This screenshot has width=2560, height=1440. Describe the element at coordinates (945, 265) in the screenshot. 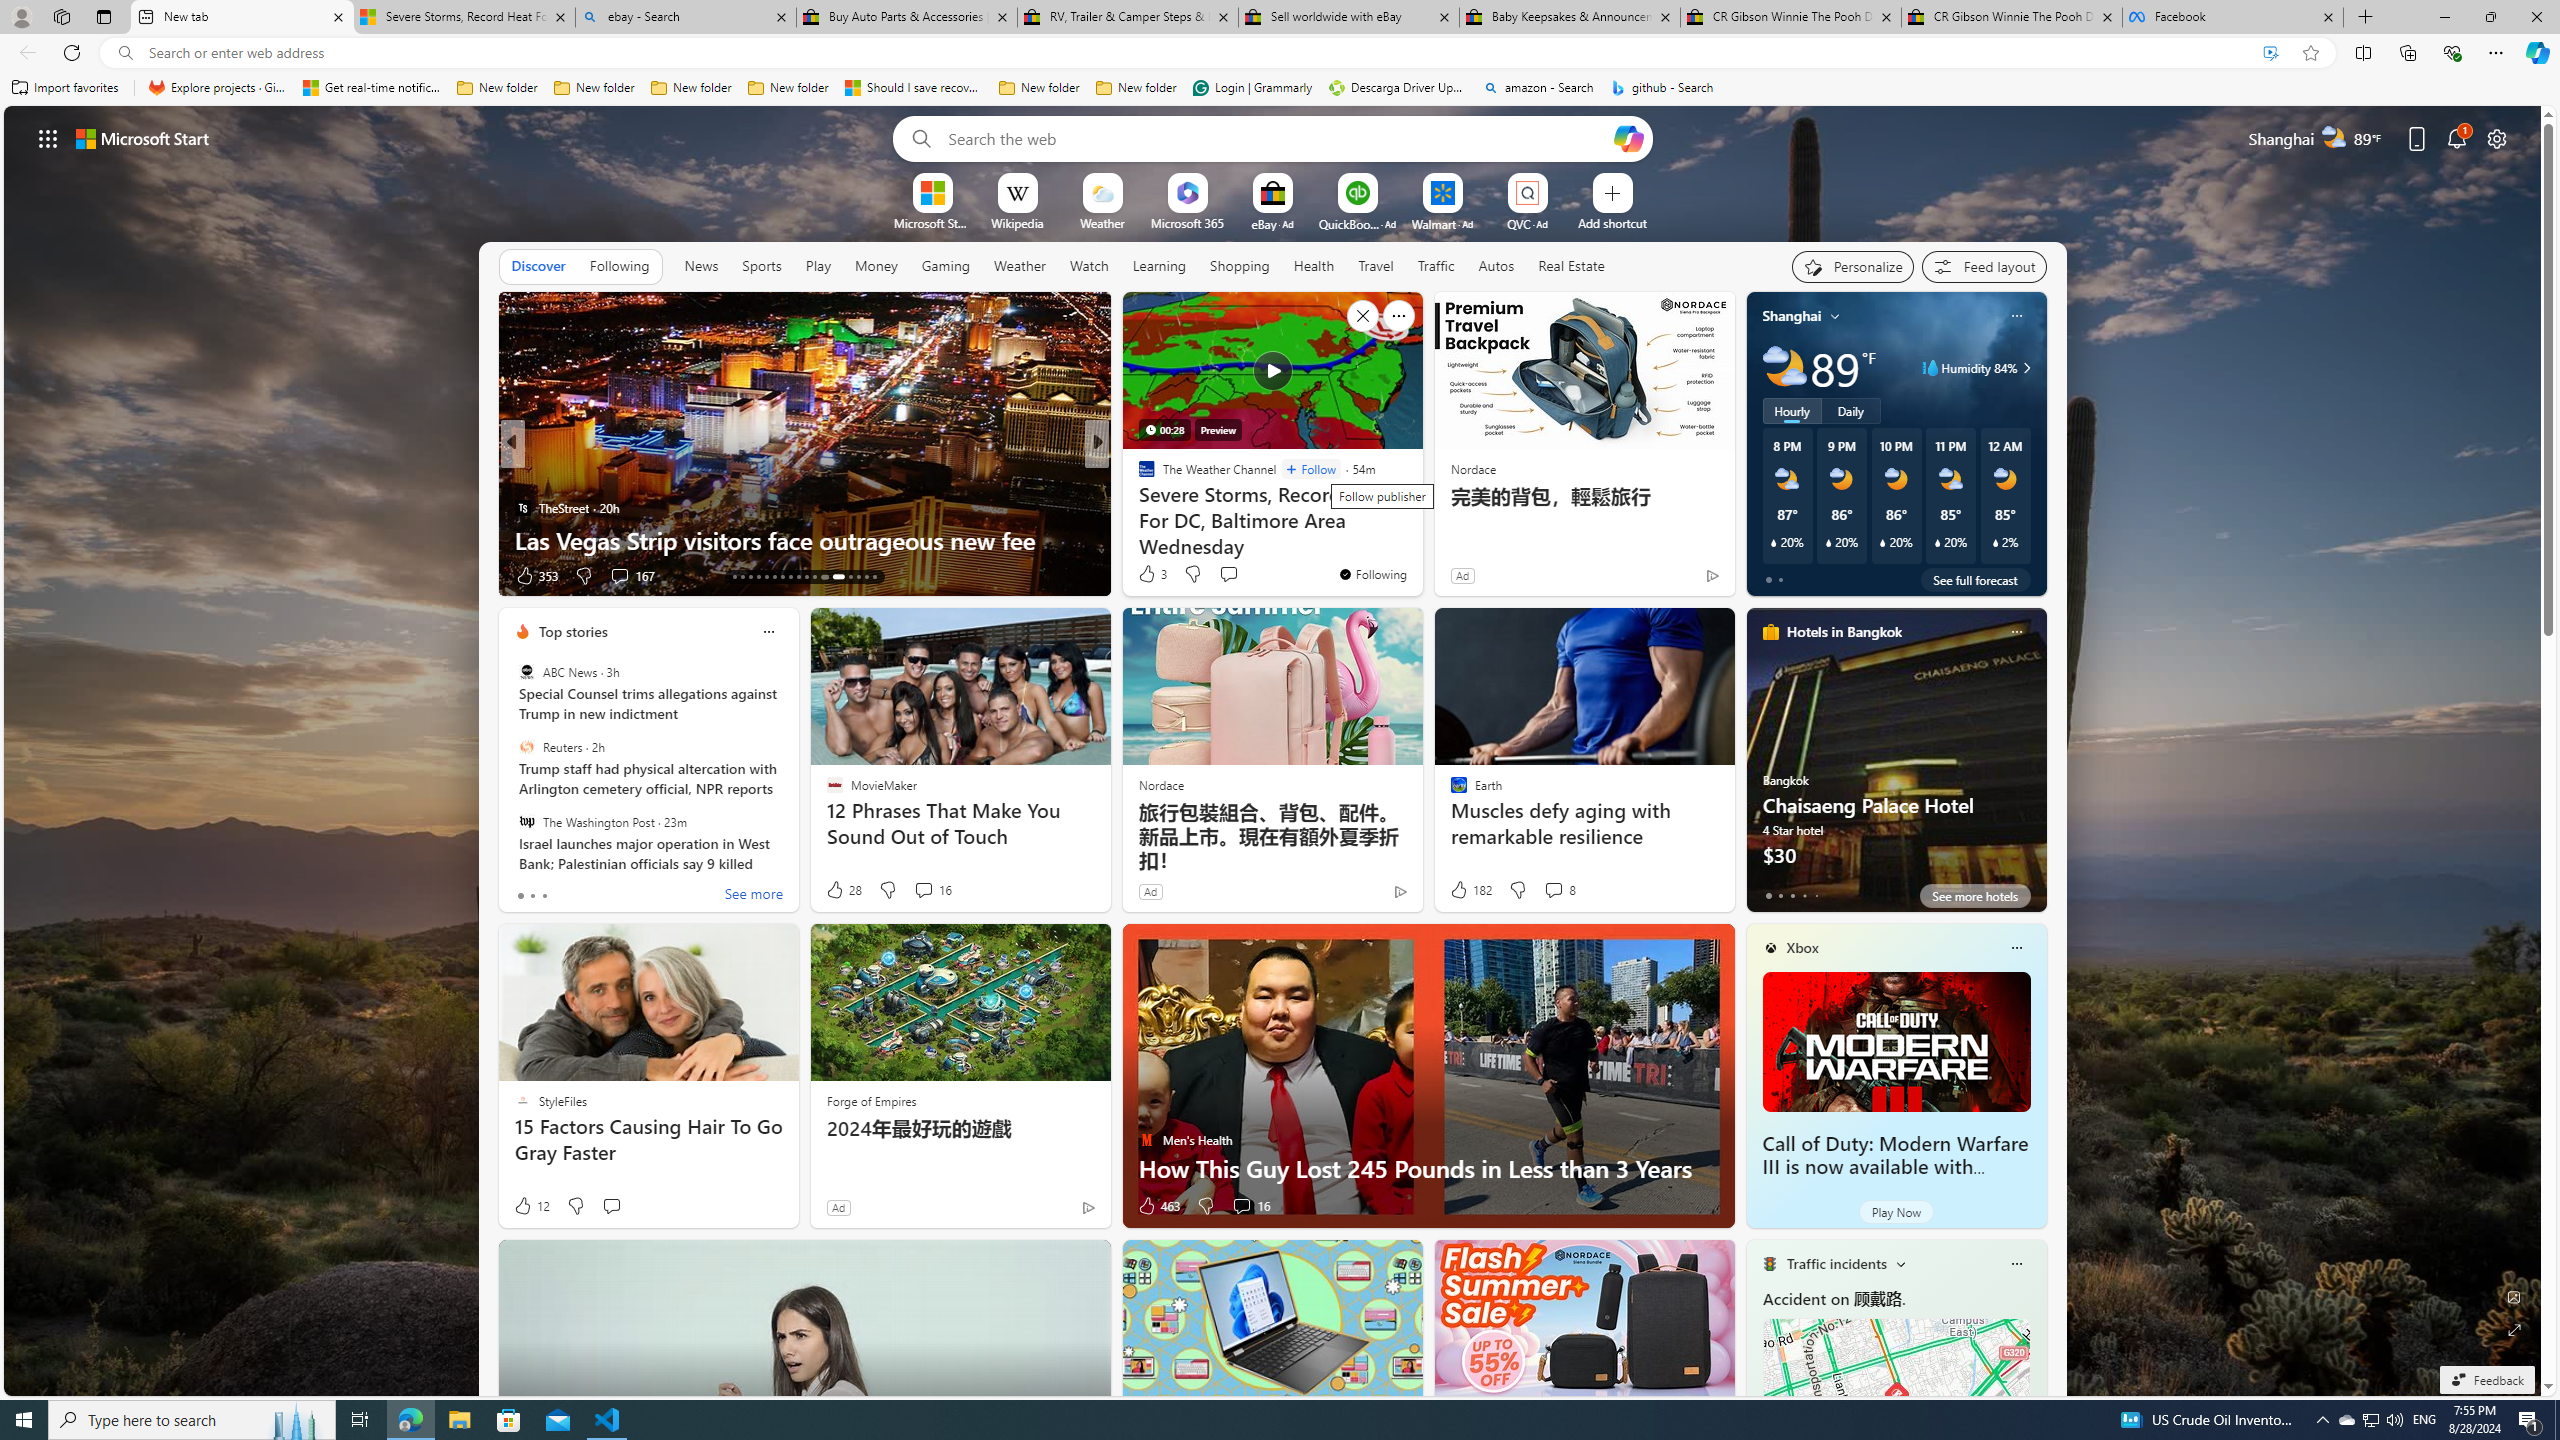

I see `'Gaming'` at that location.